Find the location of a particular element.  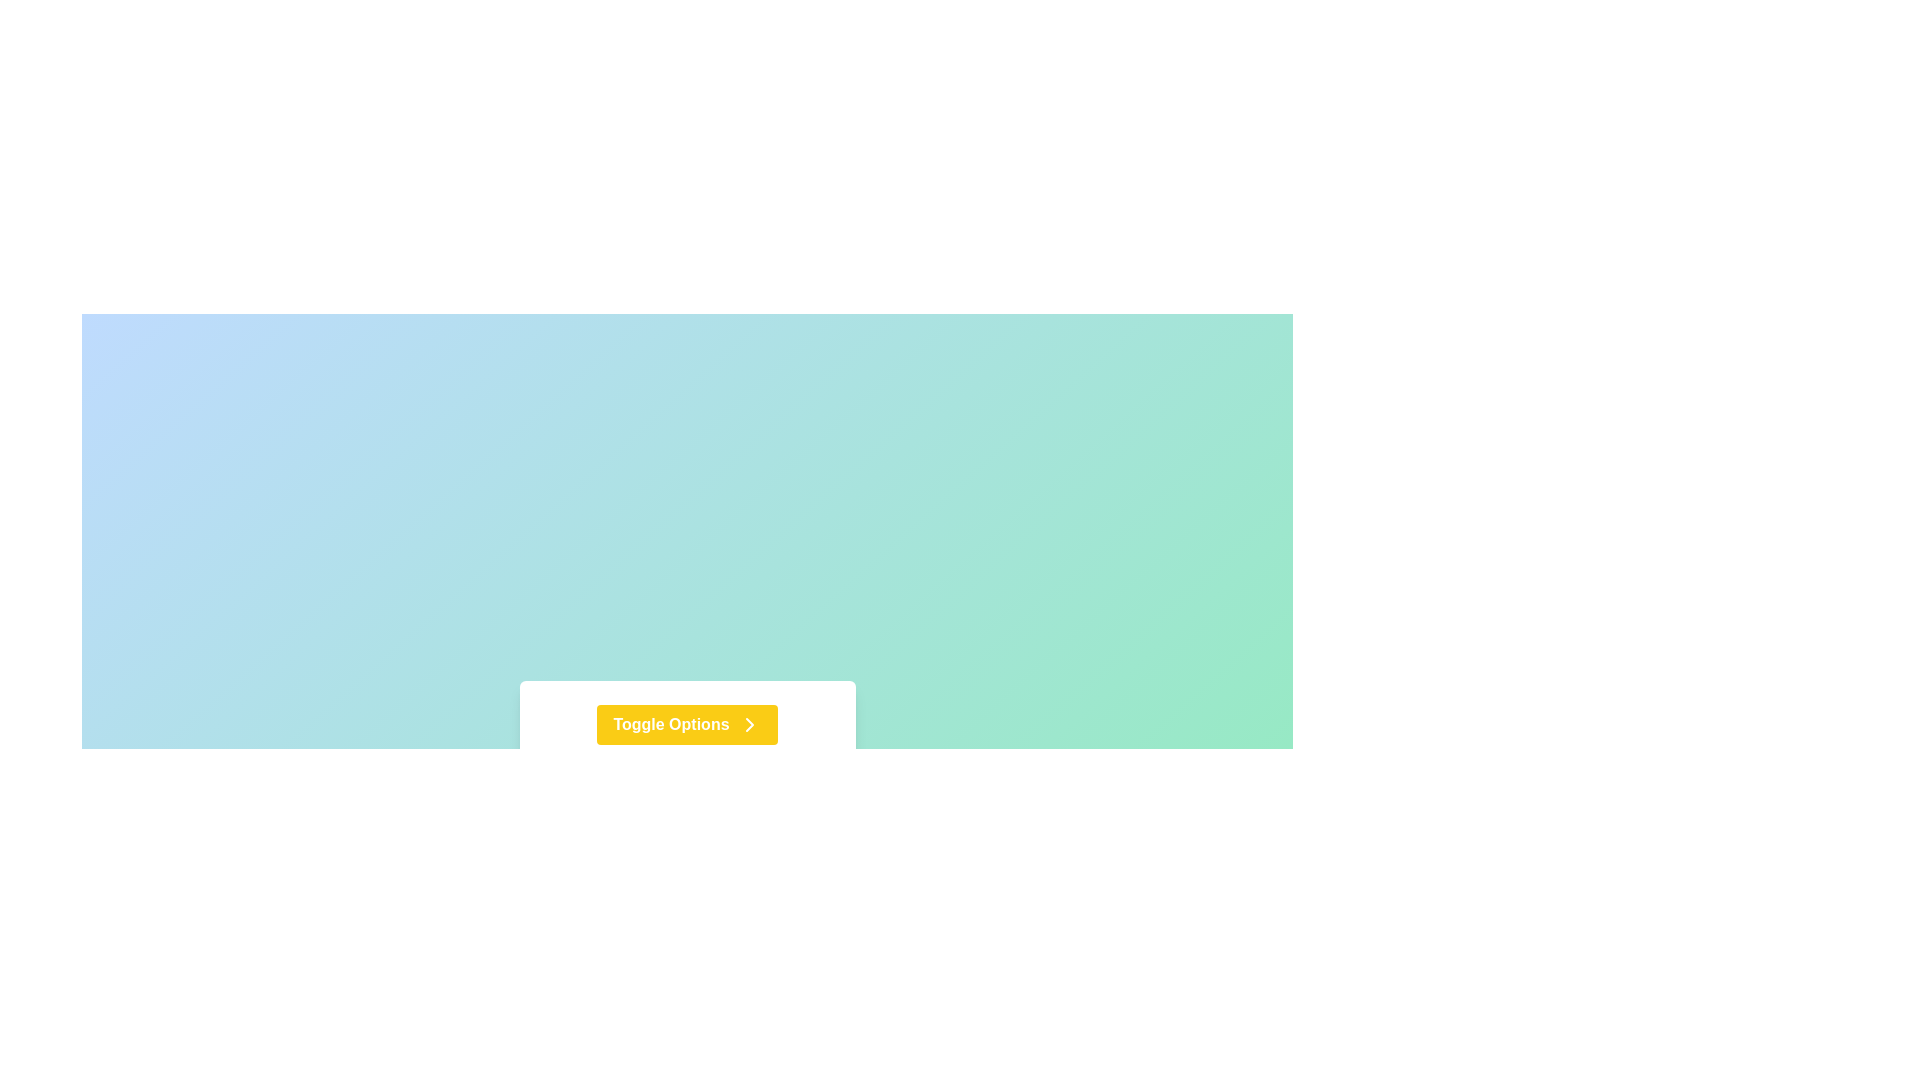

the right-facing chevron icon adjacent to the 'Toggle Options' button is located at coordinates (748, 725).